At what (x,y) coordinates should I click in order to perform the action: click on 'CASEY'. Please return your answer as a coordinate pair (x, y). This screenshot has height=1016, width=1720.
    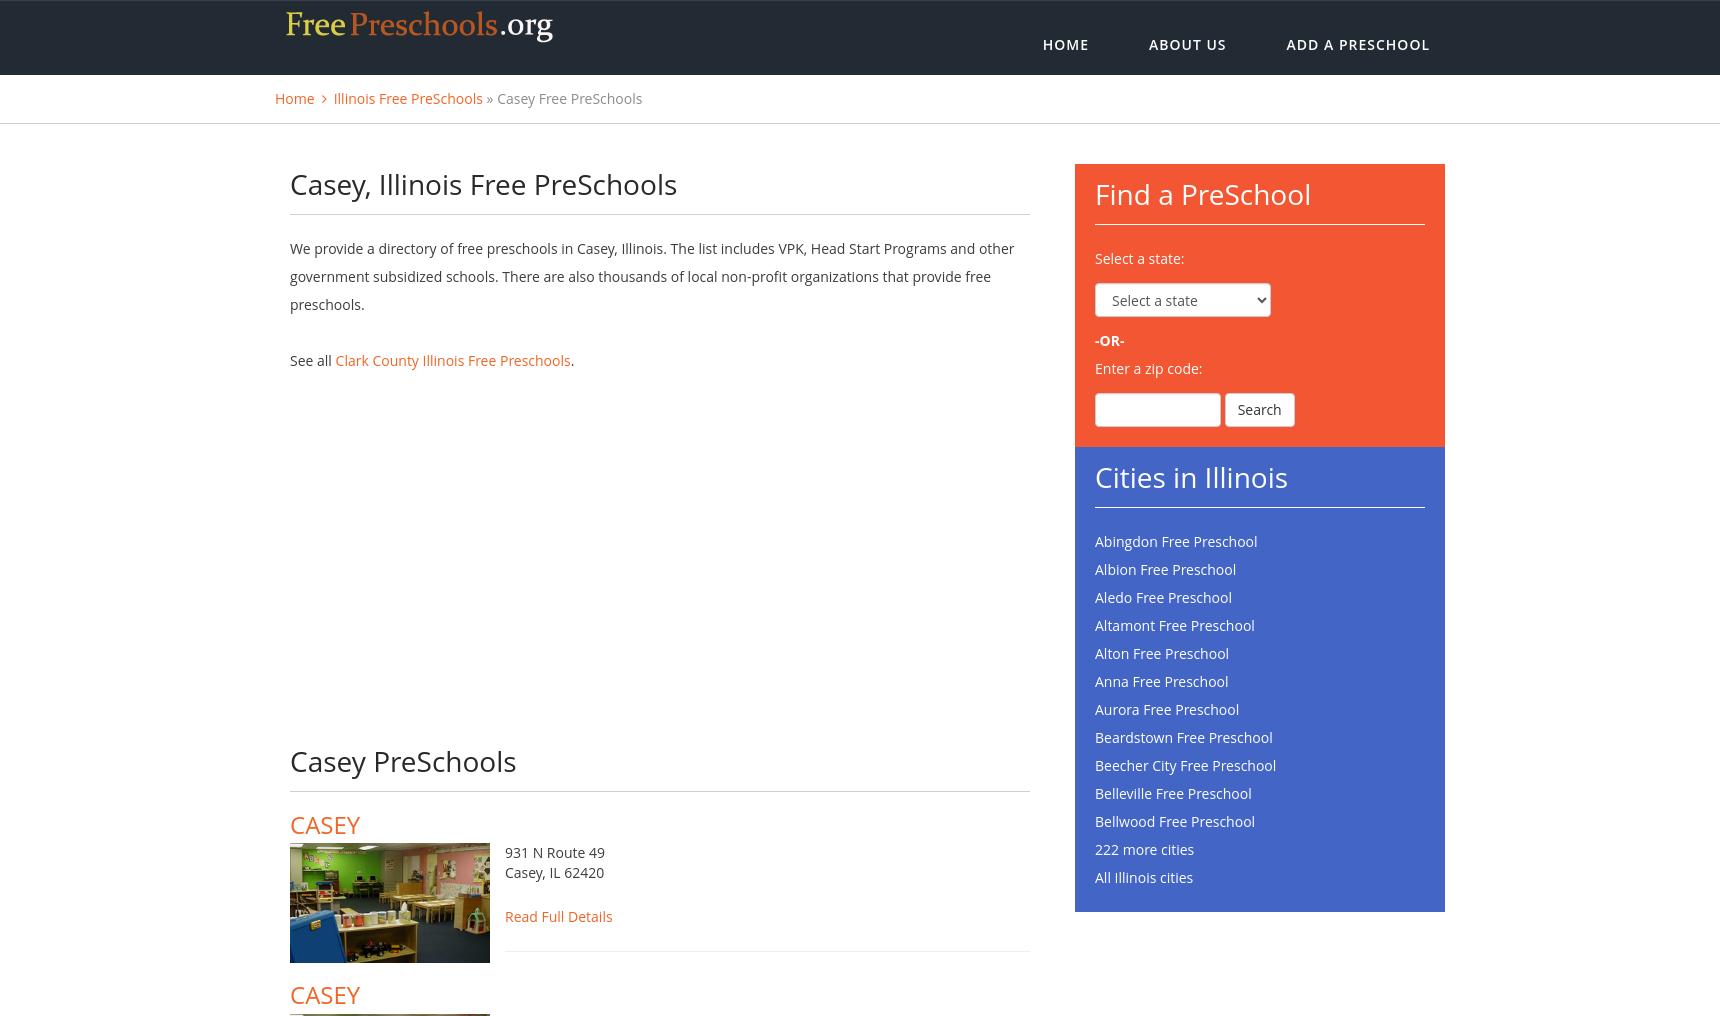
    Looking at the image, I should click on (288, 846).